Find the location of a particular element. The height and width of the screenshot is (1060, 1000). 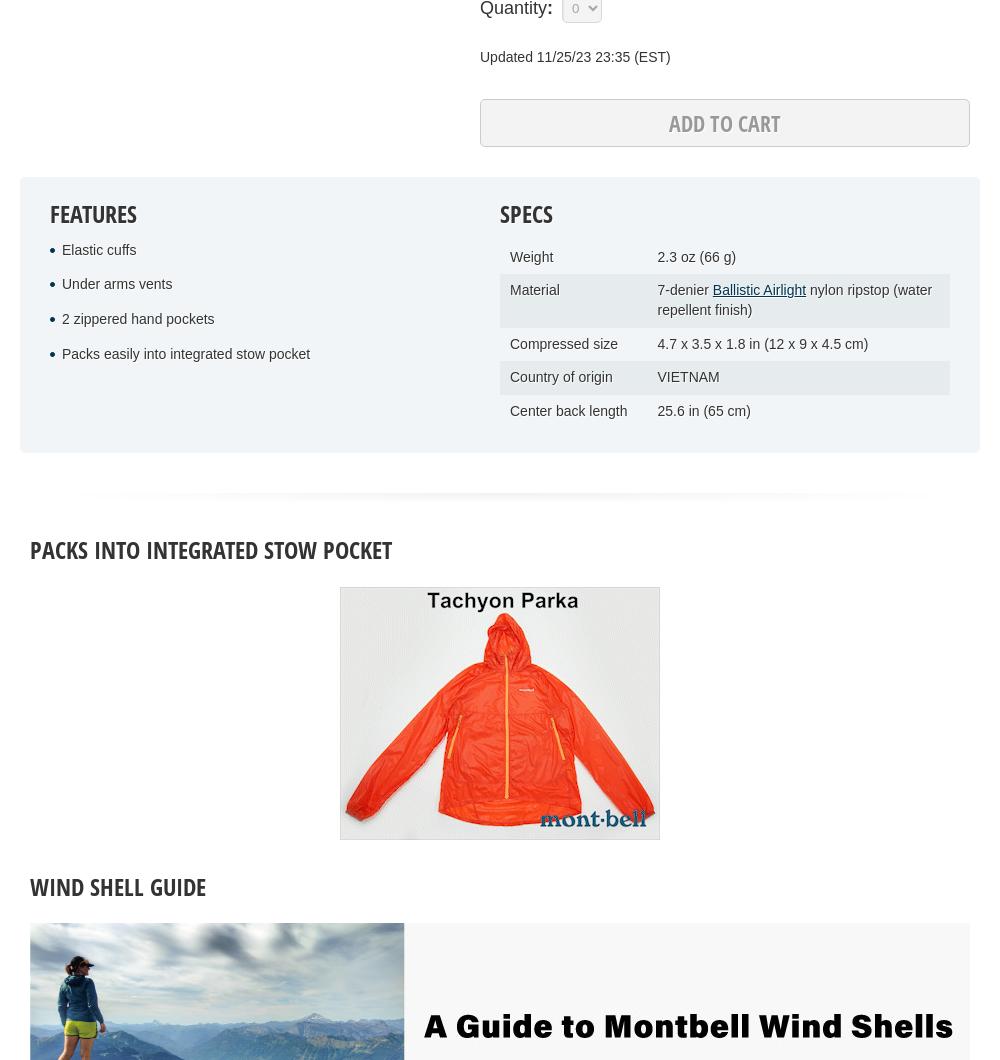

'7-denier' is located at coordinates (684, 290).